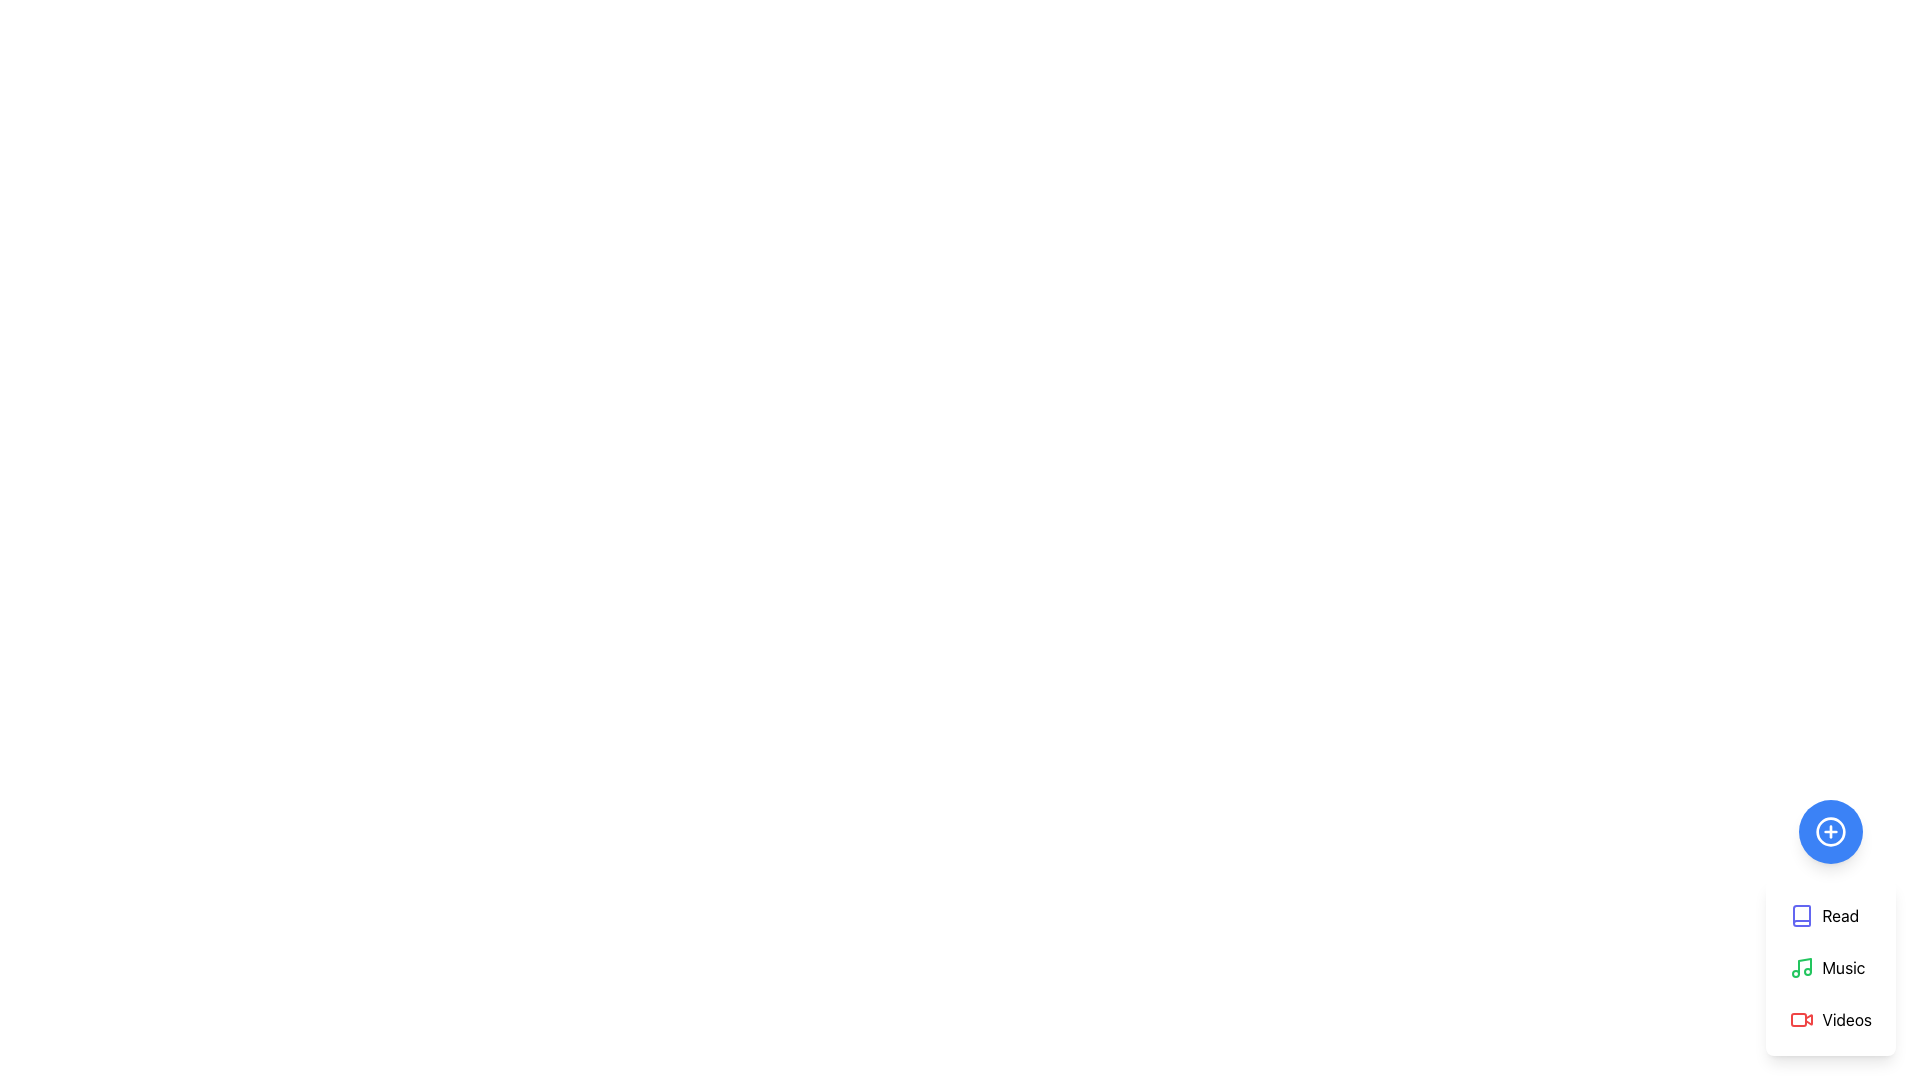 The height and width of the screenshot is (1080, 1920). I want to click on the indigo book icon located at the top of the vertical menu column, adjacent to the 'Read' text label, so click(1802, 915).